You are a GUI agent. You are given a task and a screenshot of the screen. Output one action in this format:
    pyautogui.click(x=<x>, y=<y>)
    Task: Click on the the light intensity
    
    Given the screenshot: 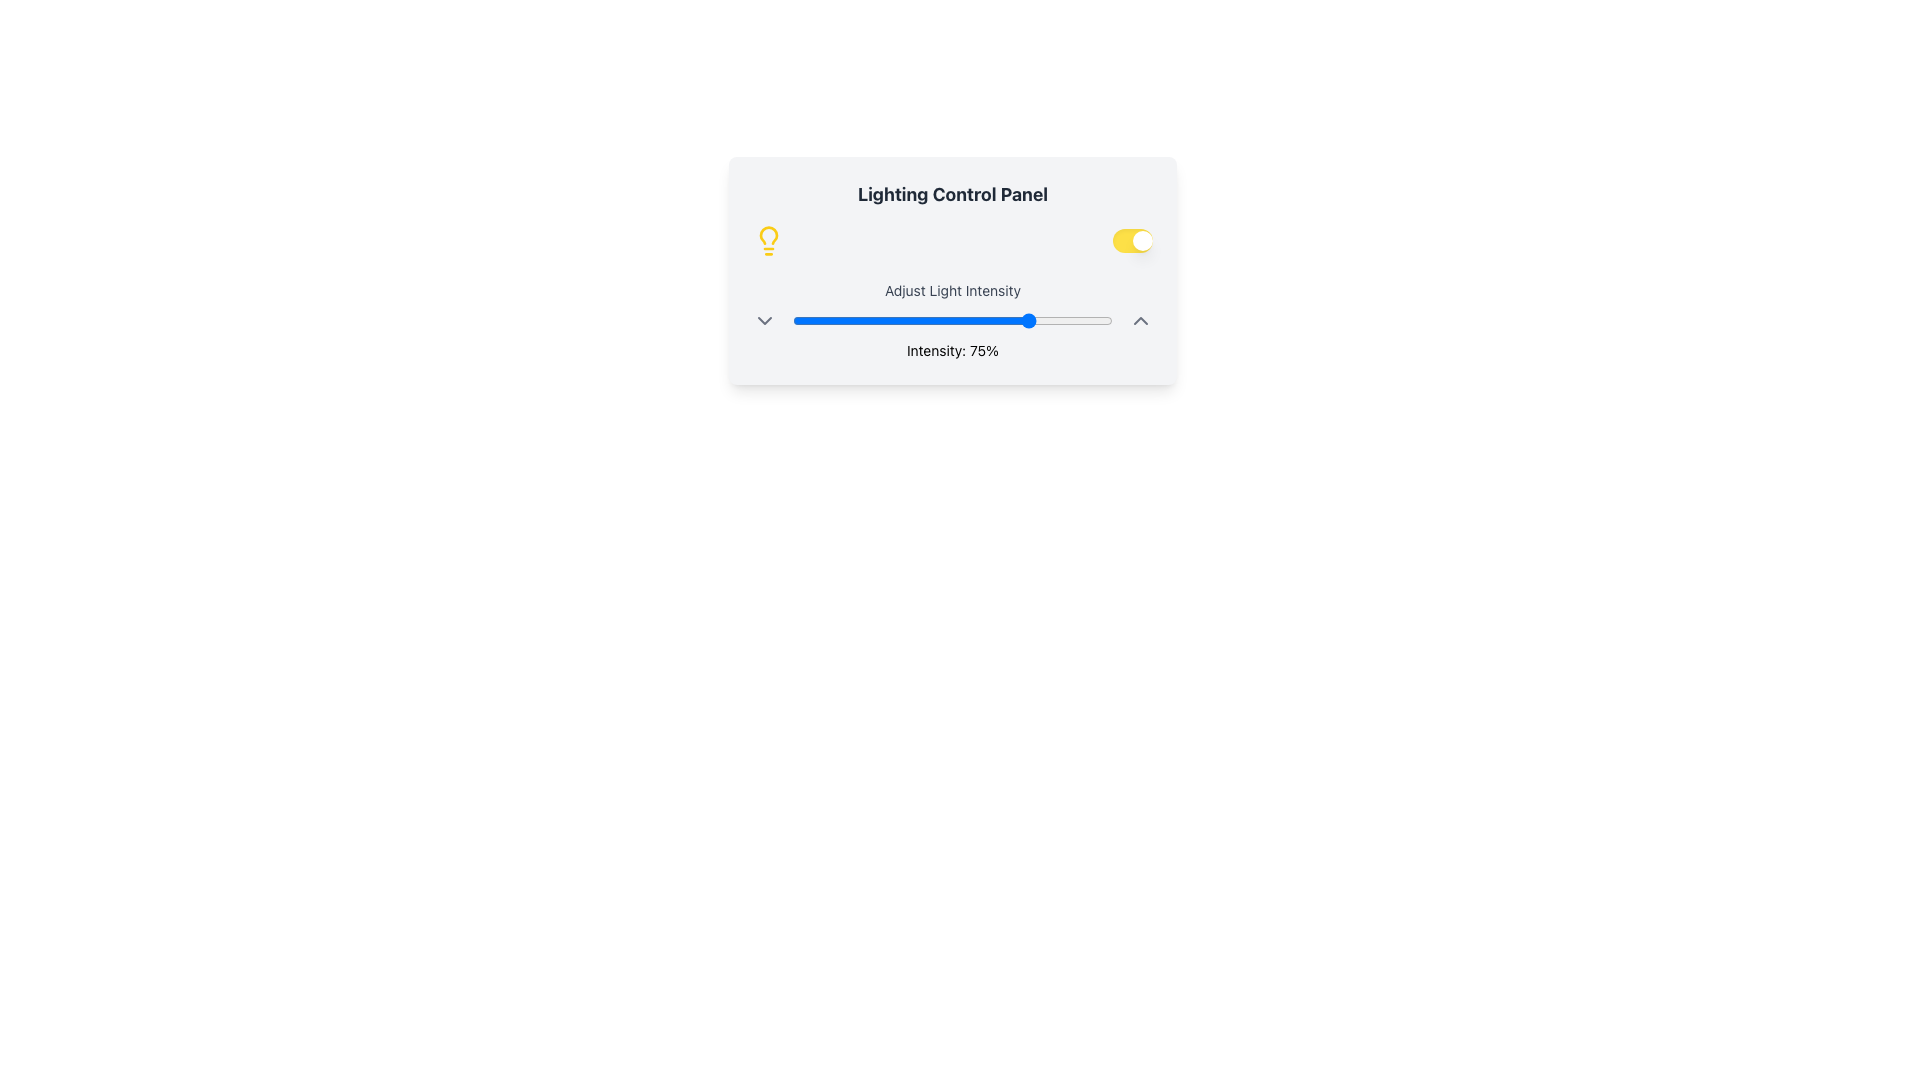 What is the action you would take?
    pyautogui.click(x=853, y=319)
    